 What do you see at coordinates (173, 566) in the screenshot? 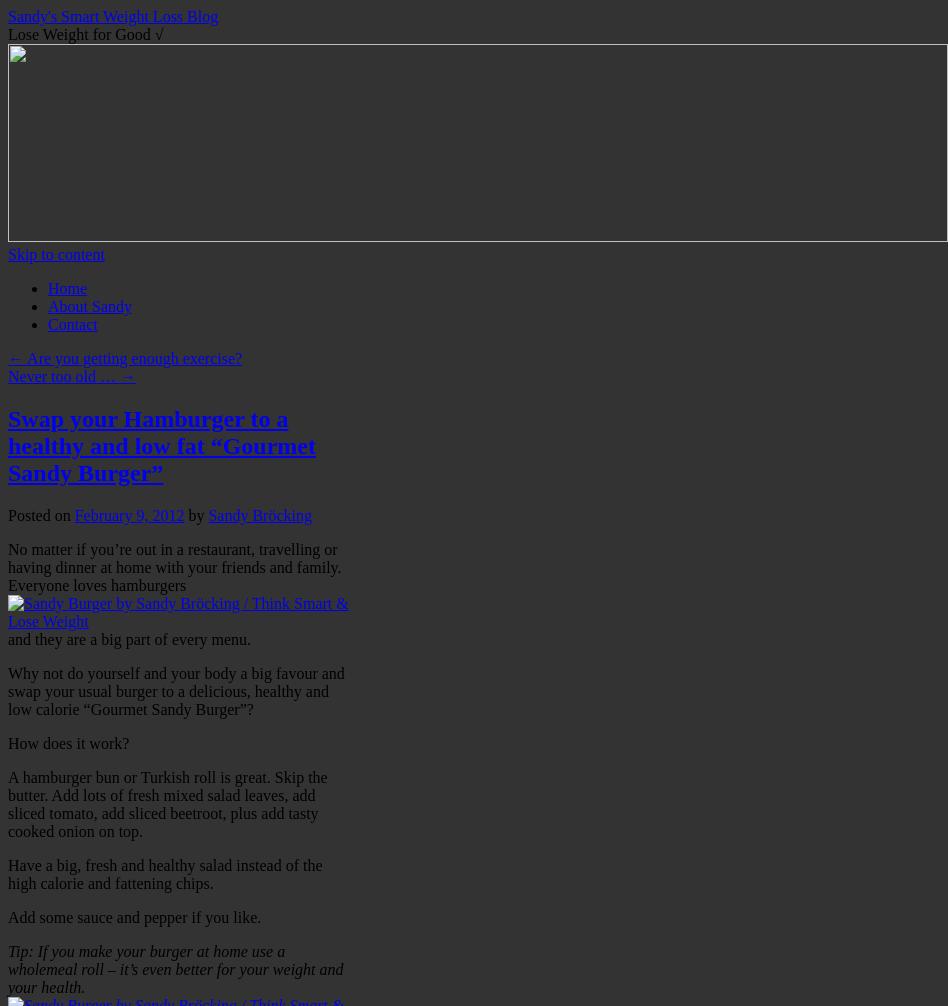
I see `'No matter if you’re out in a restaurant, travelling or having dinner at home with your friends and family. Everyone loves hamburgers'` at bounding box center [173, 566].